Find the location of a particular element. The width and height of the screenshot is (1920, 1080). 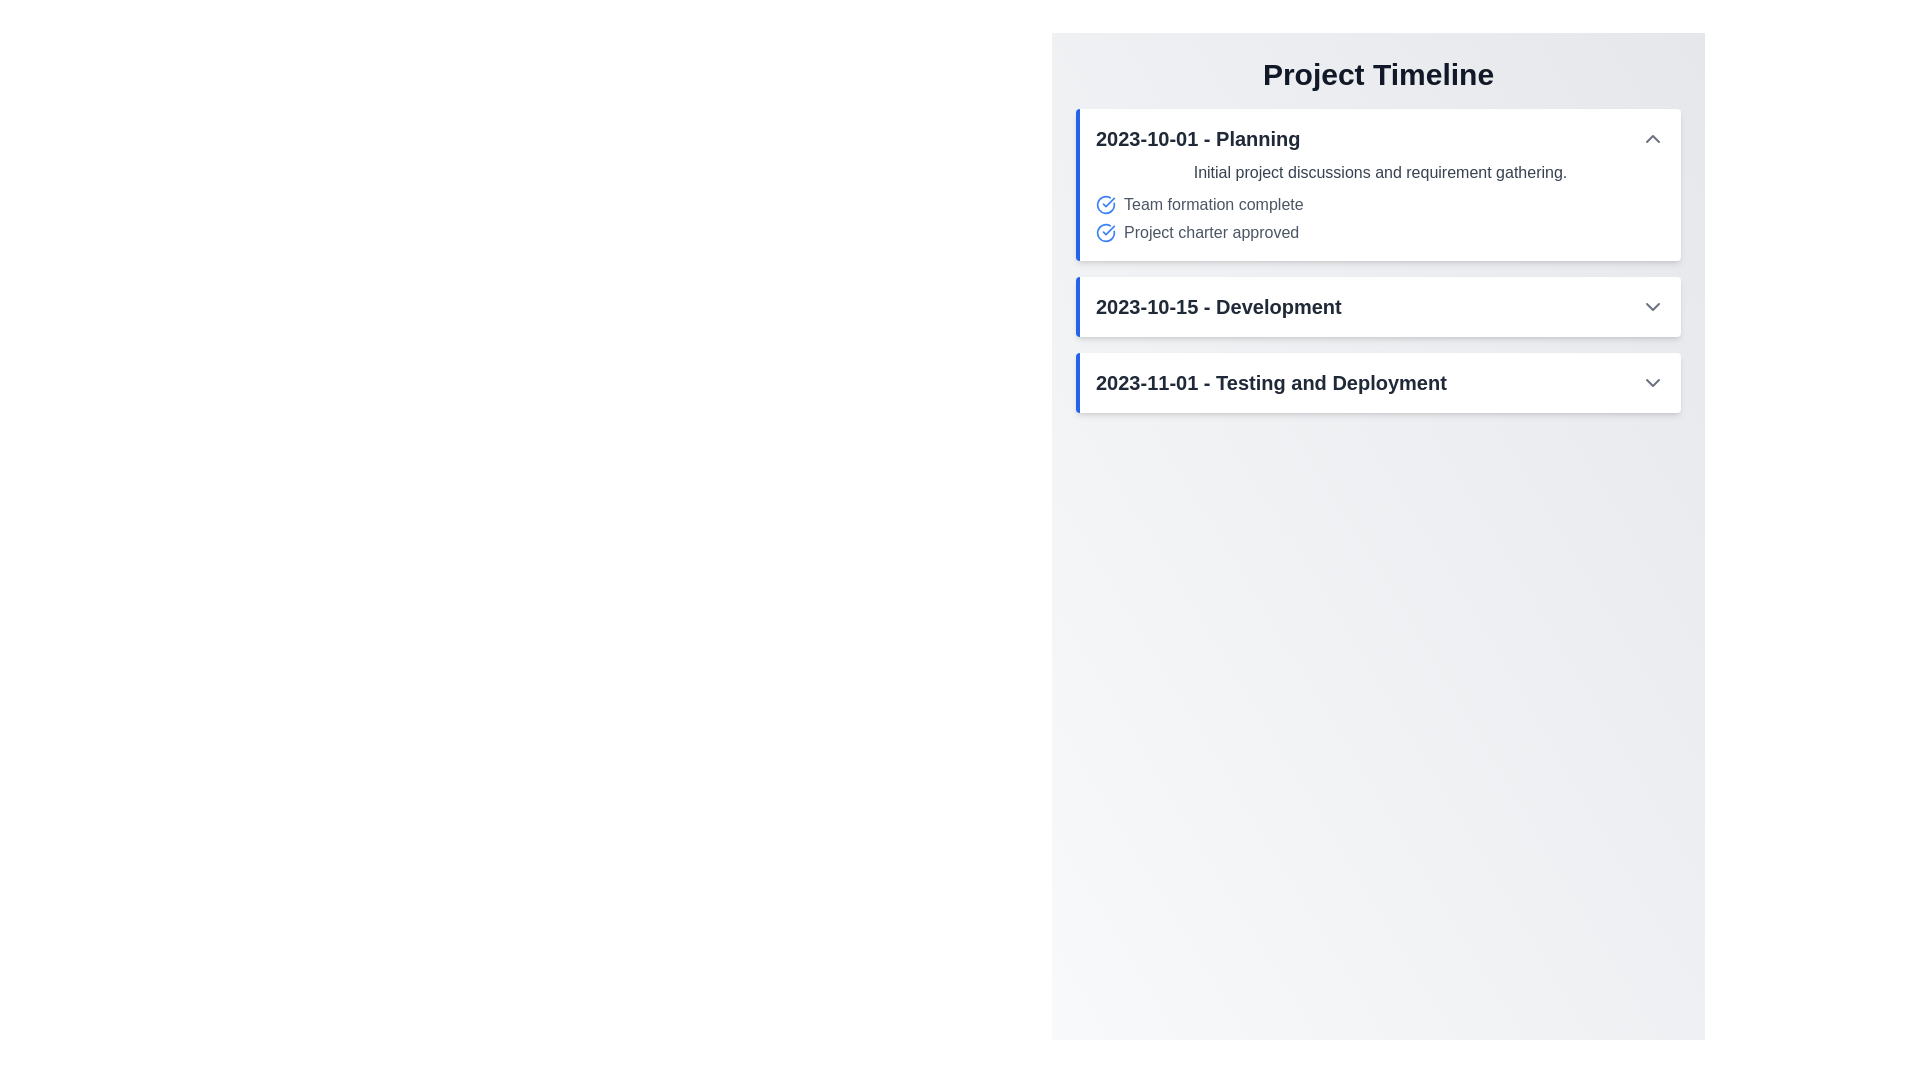

the individual tasks within the informational card summarizing the planning phase of the project timeline is located at coordinates (1377, 185).